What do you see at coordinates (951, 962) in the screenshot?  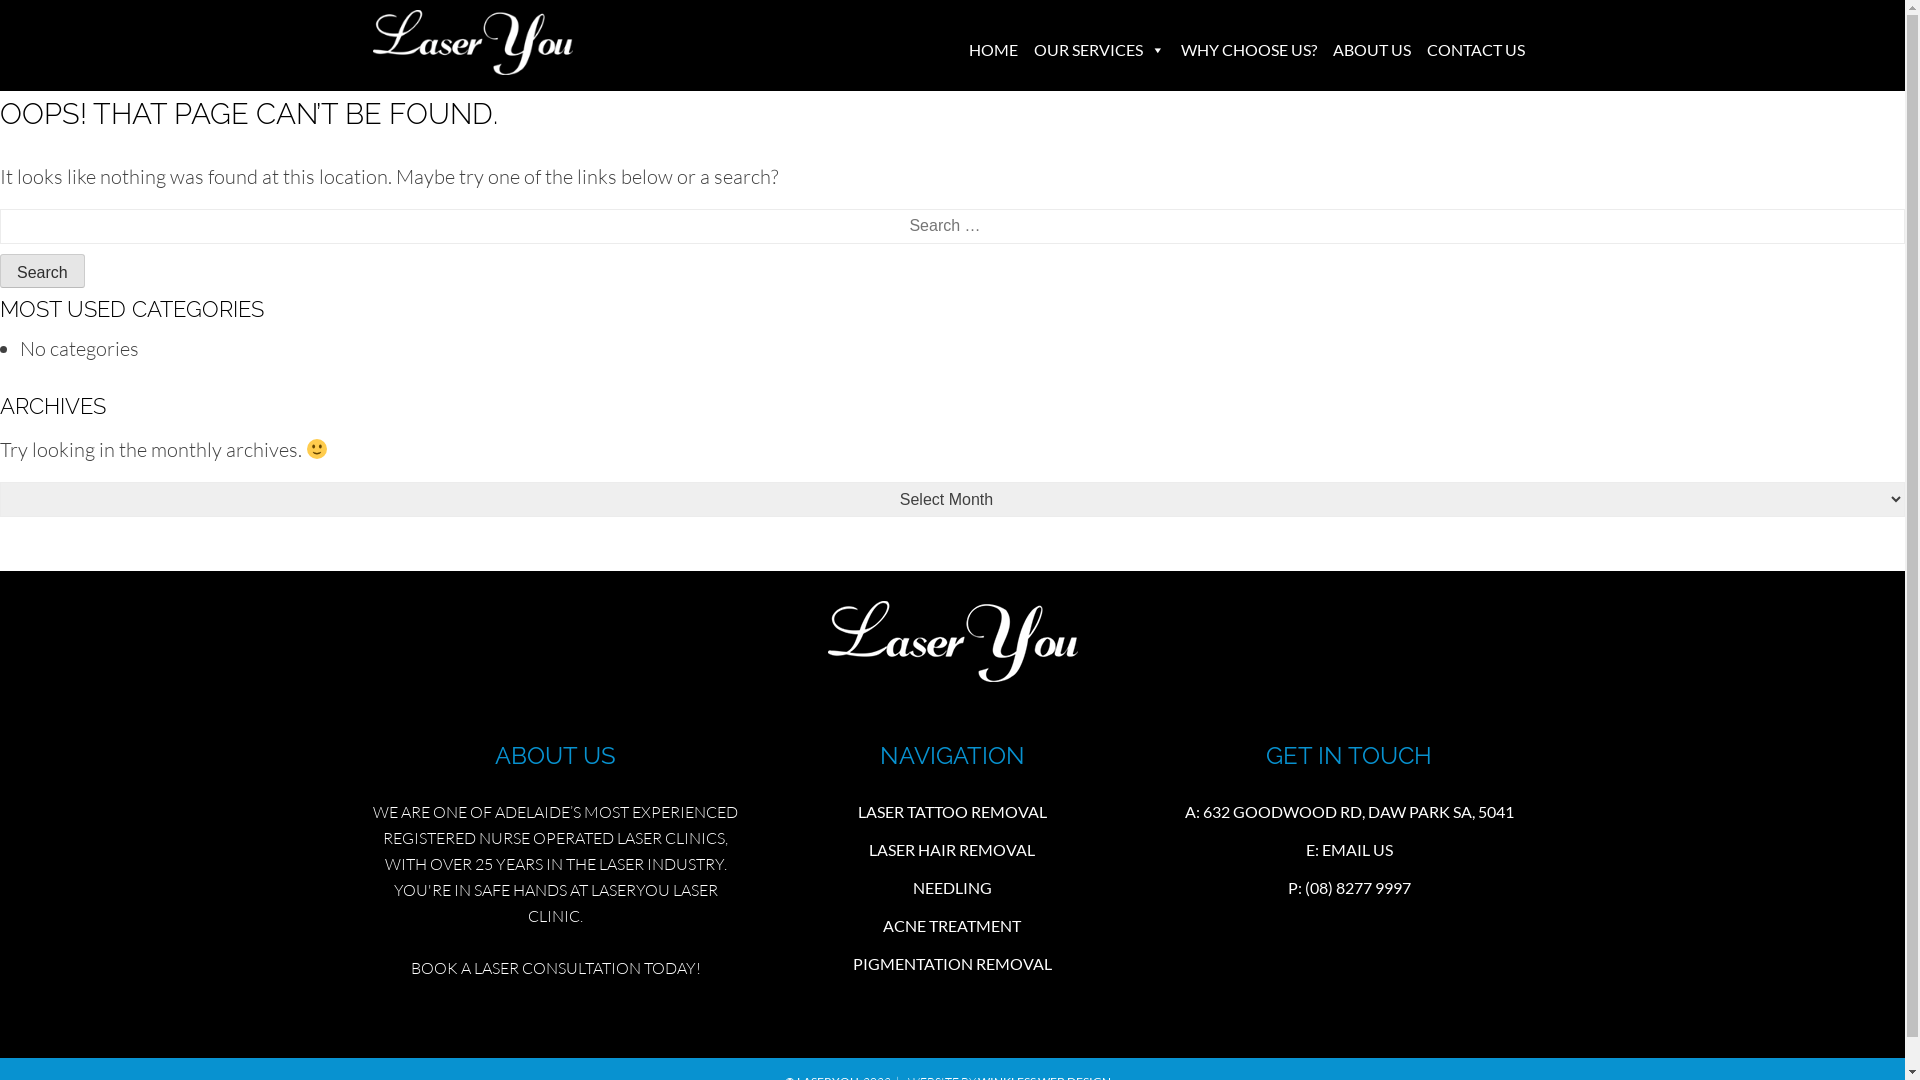 I see `'PIGMENTATION REMOVAL'` at bounding box center [951, 962].